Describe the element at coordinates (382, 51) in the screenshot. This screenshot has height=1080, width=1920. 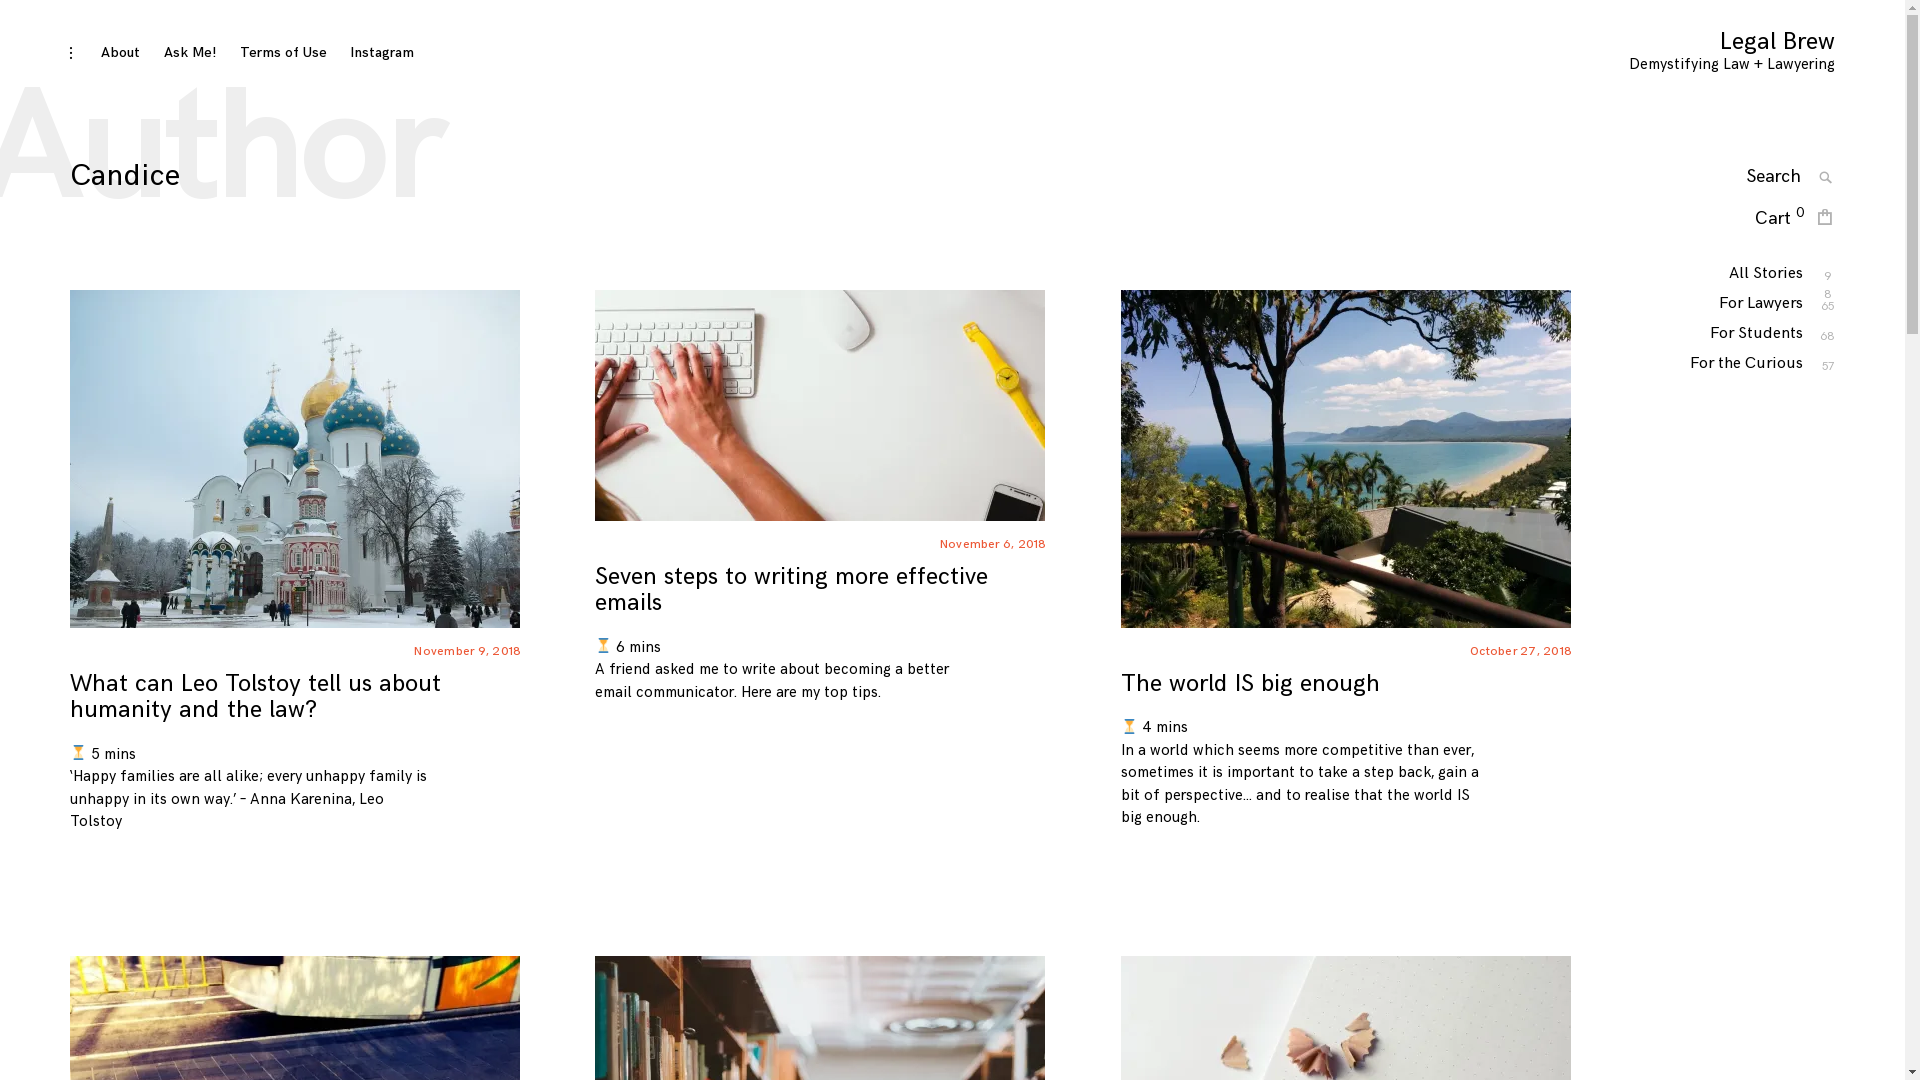
I see `'Instagram'` at that location.